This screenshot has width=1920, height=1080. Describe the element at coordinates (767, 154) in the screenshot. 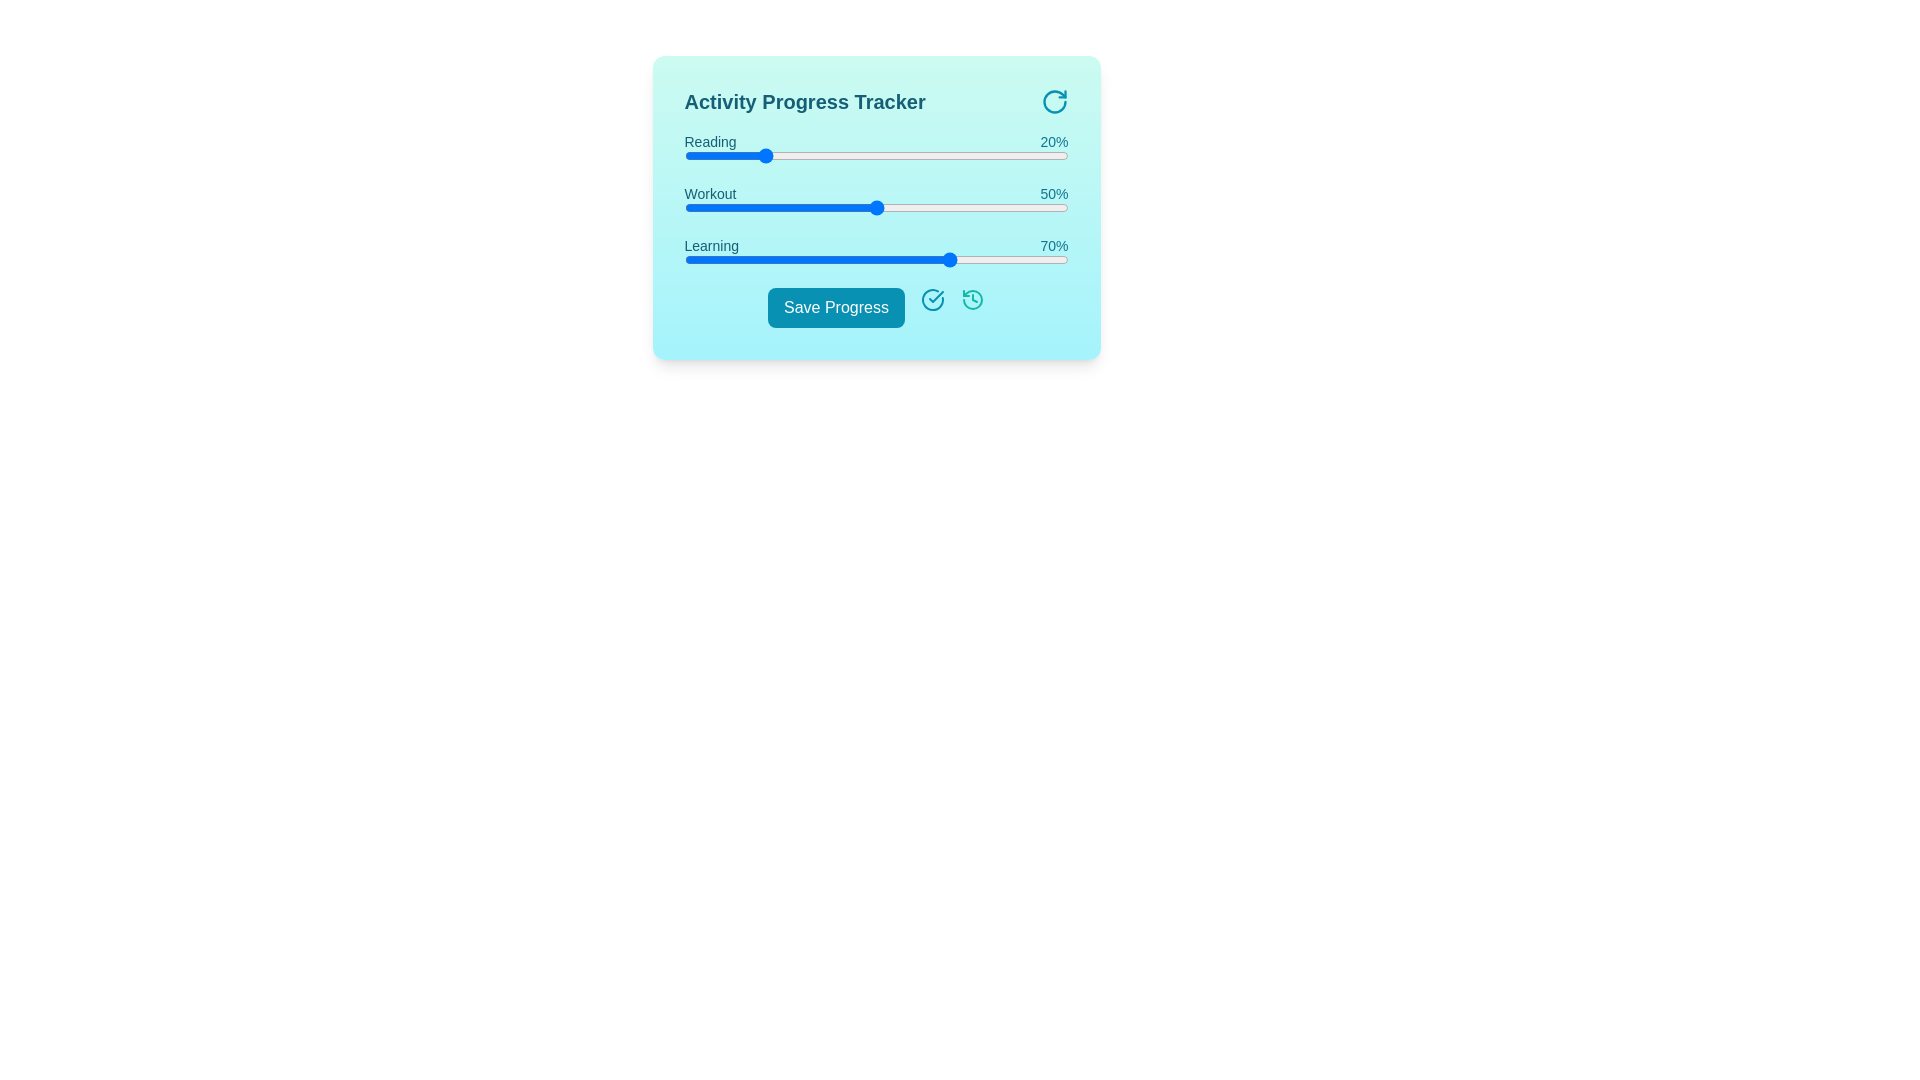

I see `the progress value for a specific activity by setting the slider to 22` at that location.